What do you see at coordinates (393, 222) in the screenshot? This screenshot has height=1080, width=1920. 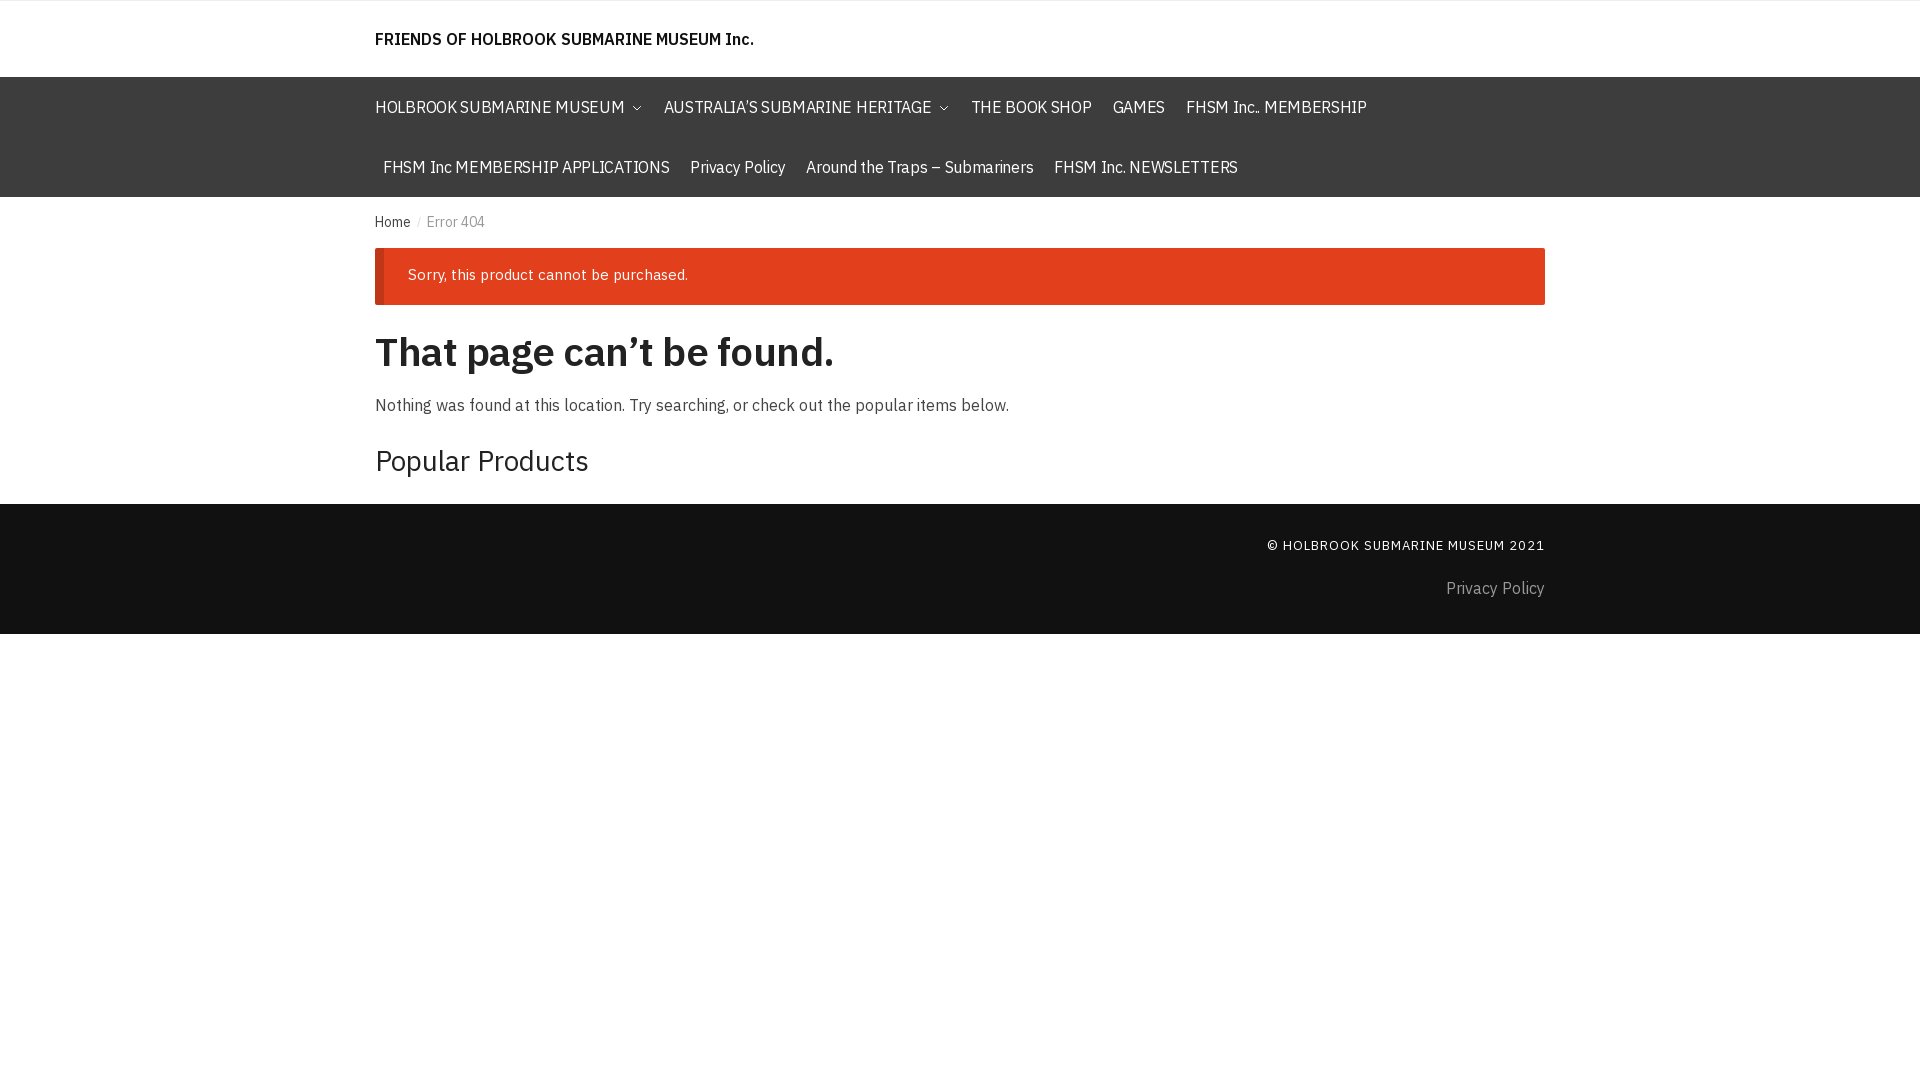 I see `'Home'` at bounding box center [393, 222].